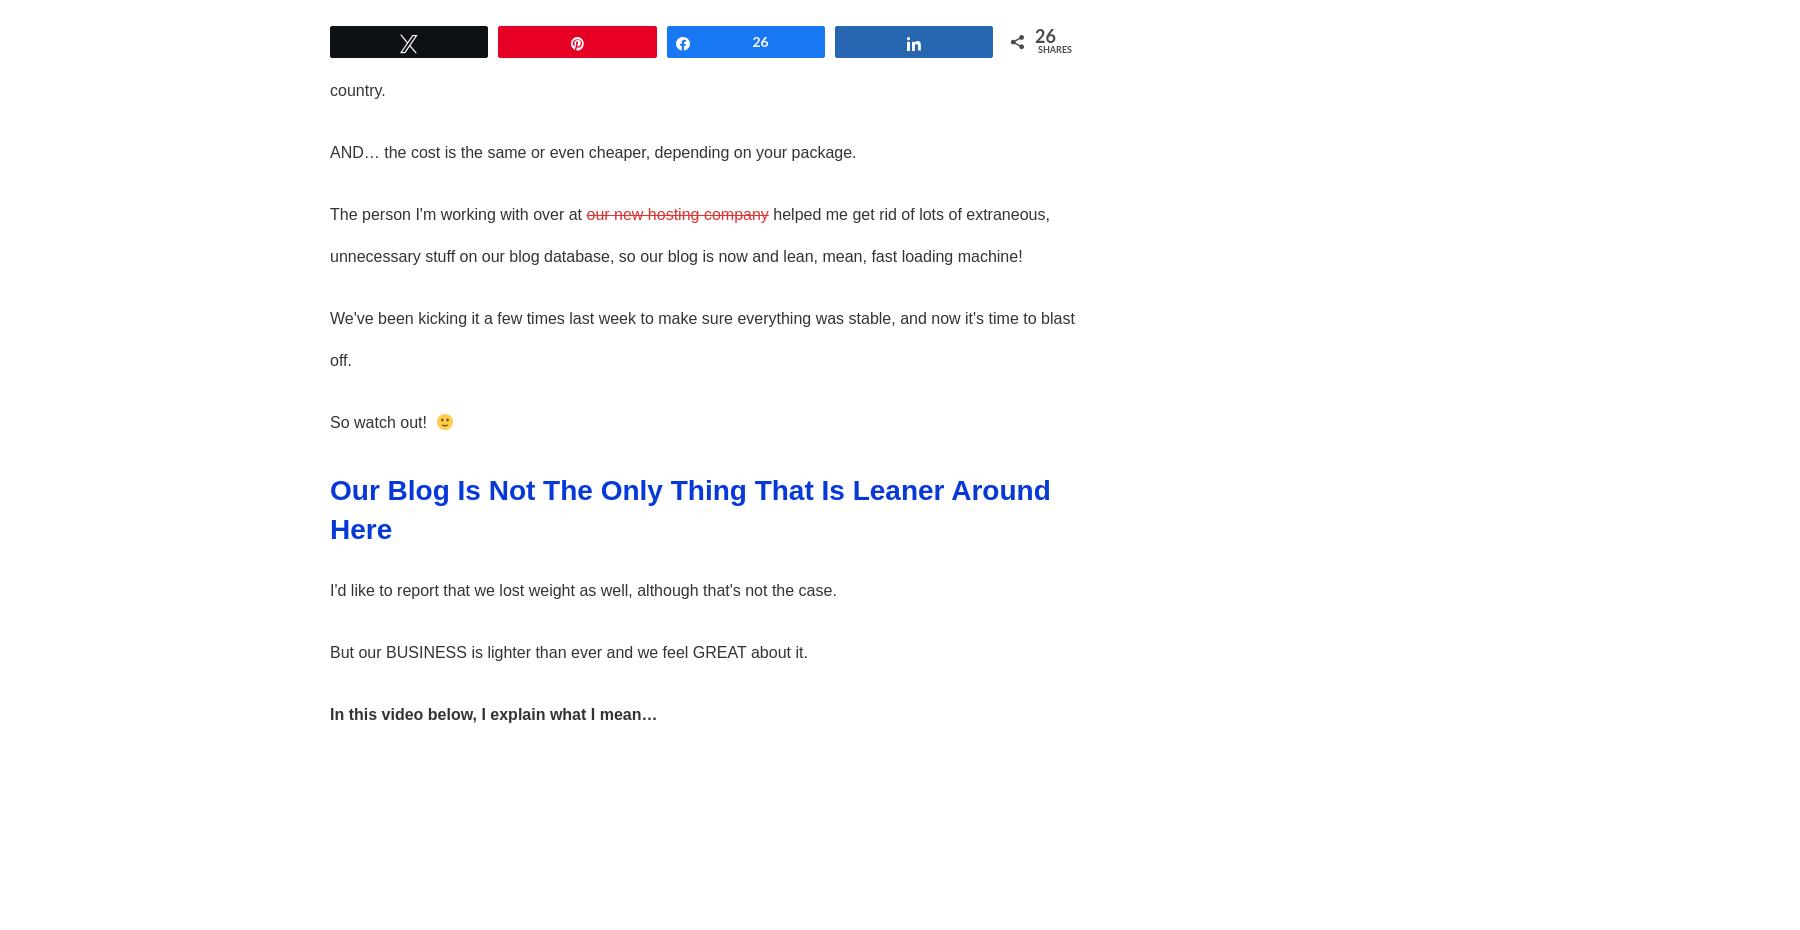 The width and height of the screenshot is (1800, 930). What do you see at coordinates (568, 651) in the screenshot?
I see `'But our BUSINESS is lighter than ever and we feel GREAT about it.'` at bounding box center [568, 651].